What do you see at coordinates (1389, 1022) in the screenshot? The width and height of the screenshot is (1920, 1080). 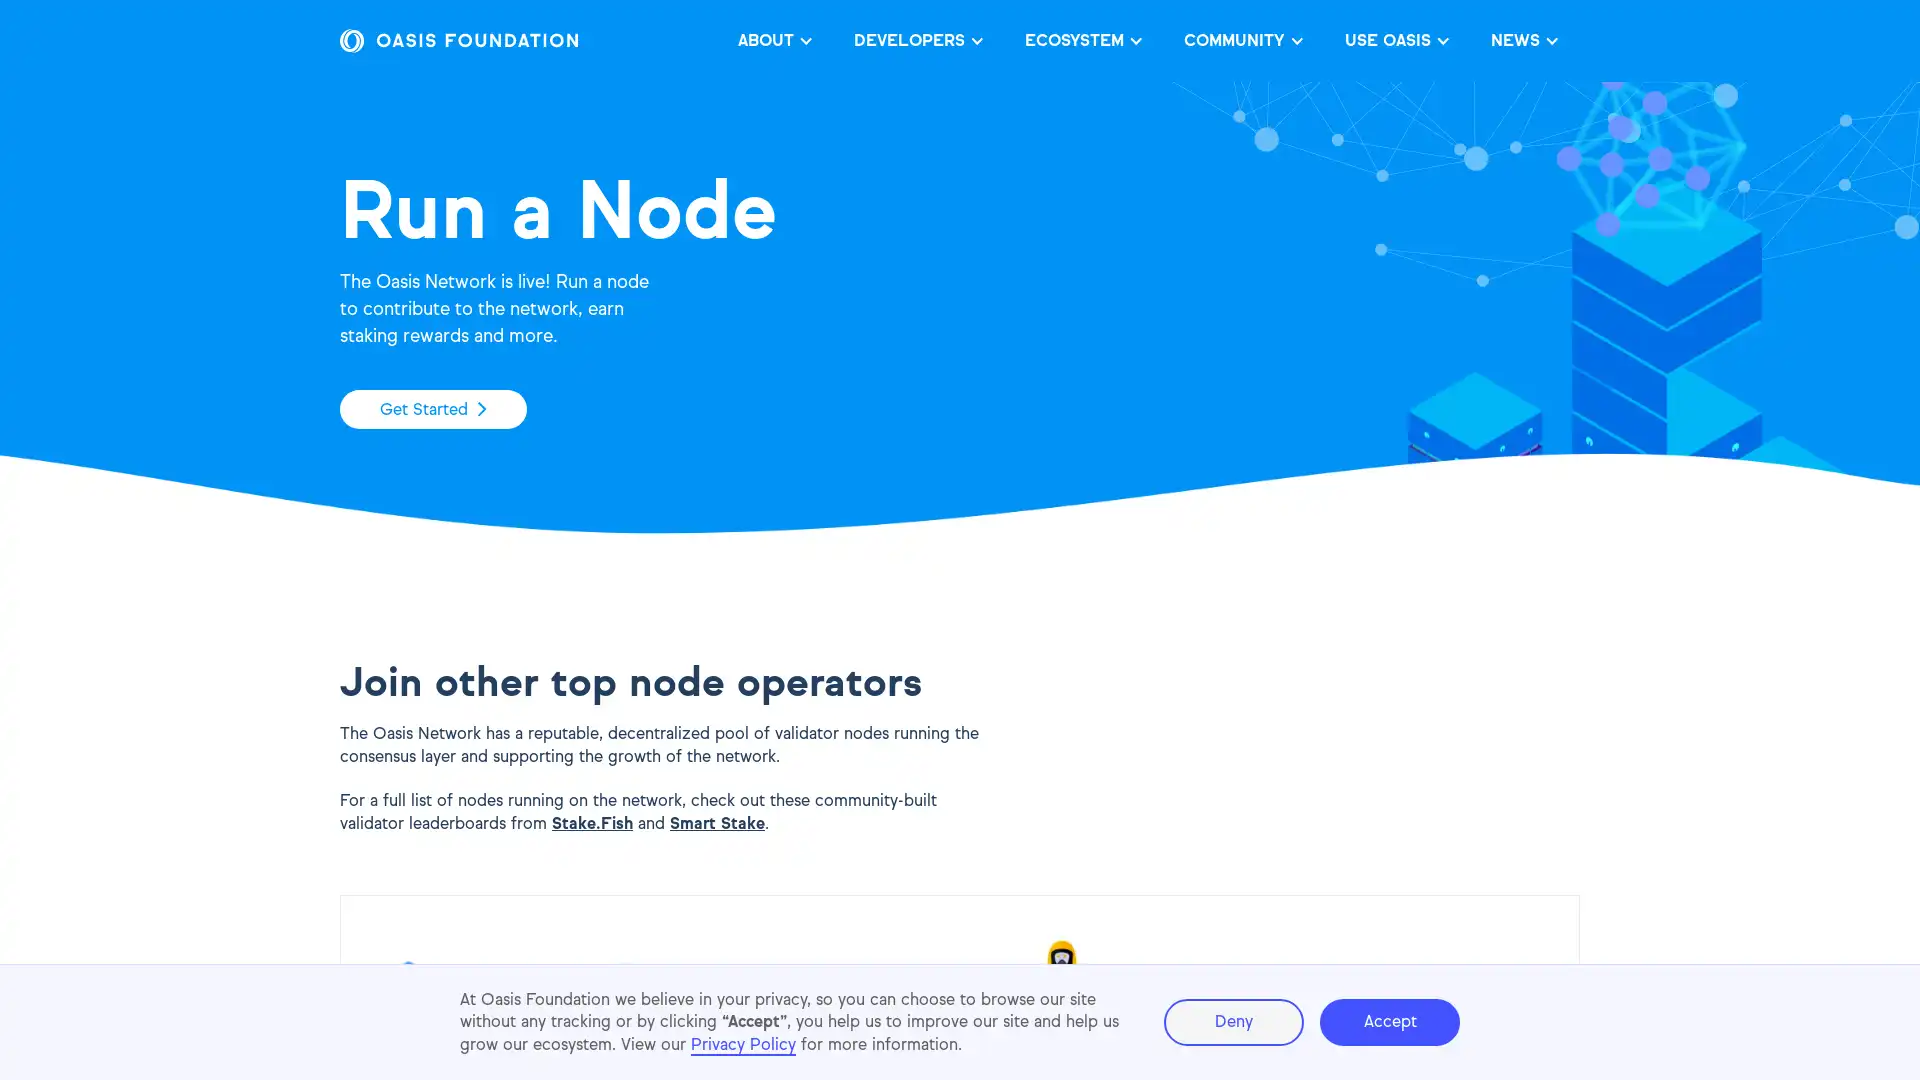 I see `Accept` at bounding box center [1389, 1022].